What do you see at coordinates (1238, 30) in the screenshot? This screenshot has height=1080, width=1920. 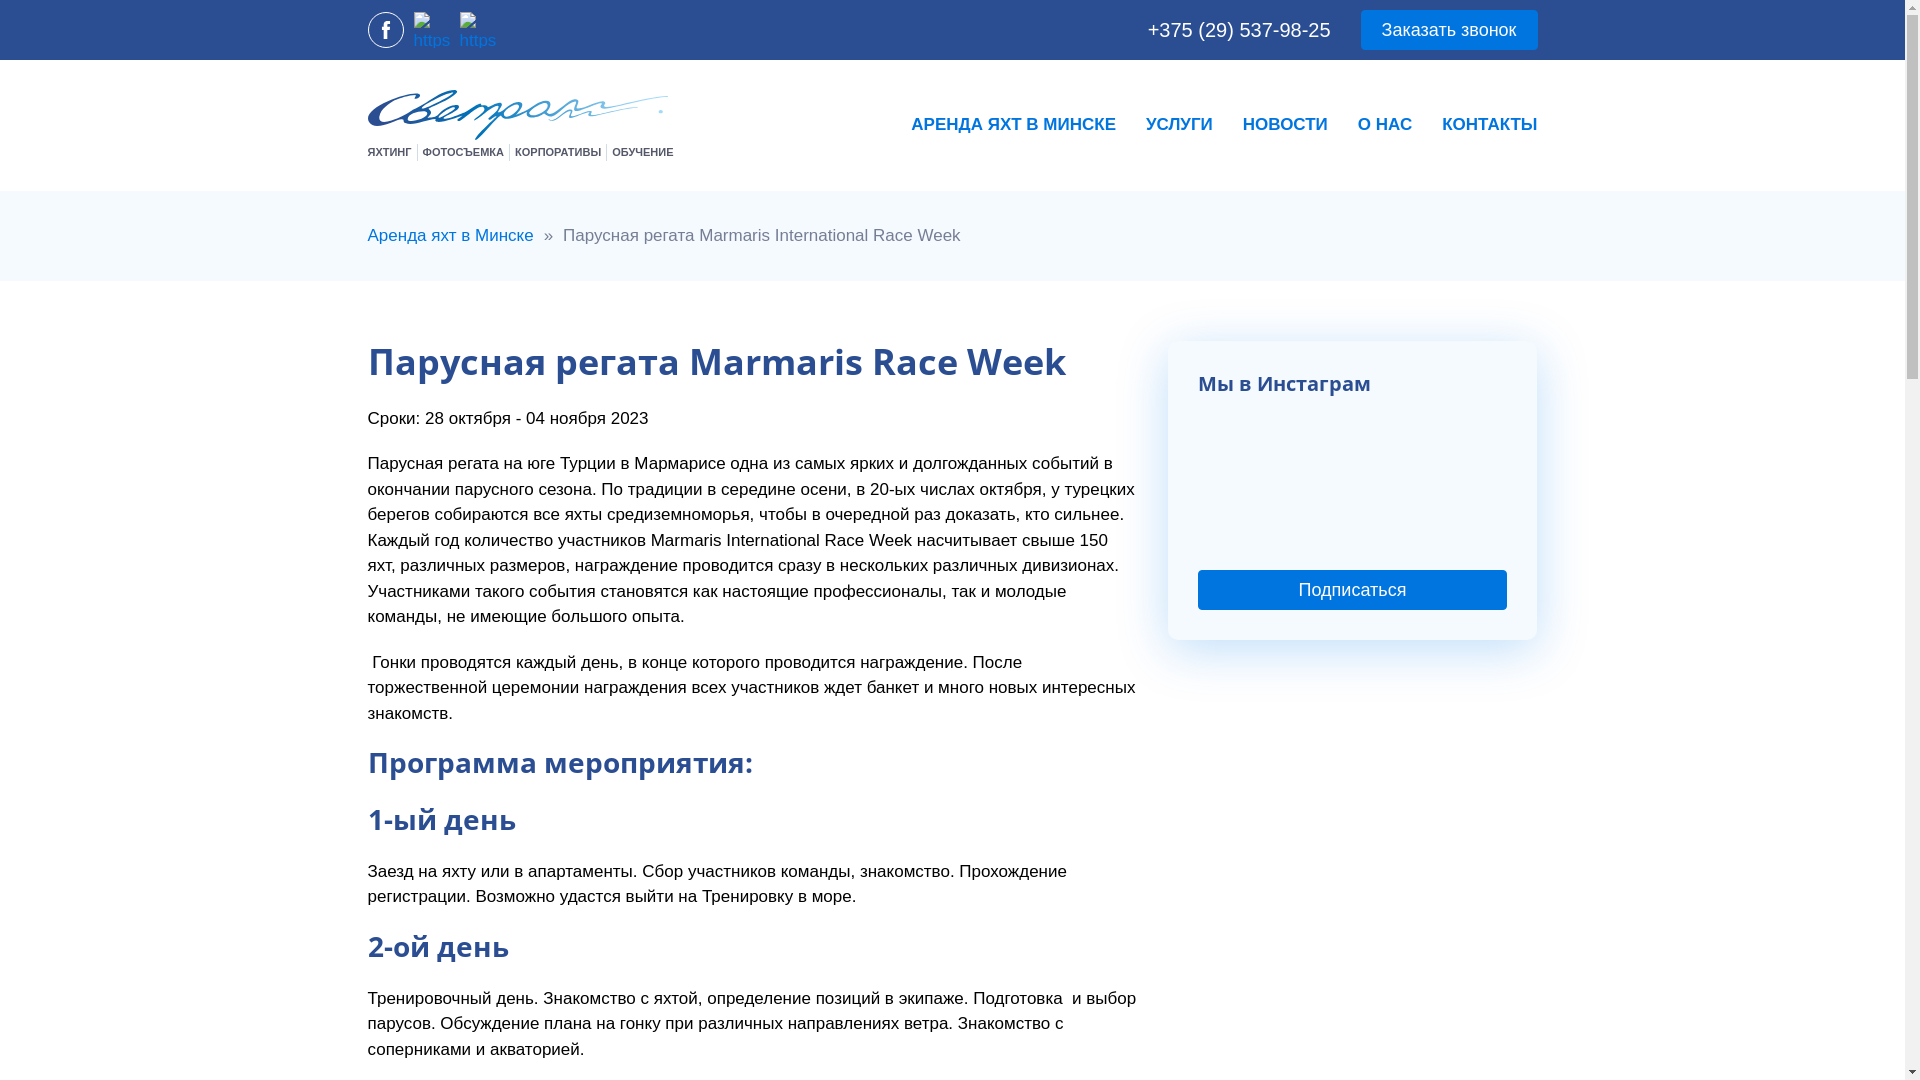 I see `'+375 (29) 537-98-25'` at bounding box center [1238, 30].